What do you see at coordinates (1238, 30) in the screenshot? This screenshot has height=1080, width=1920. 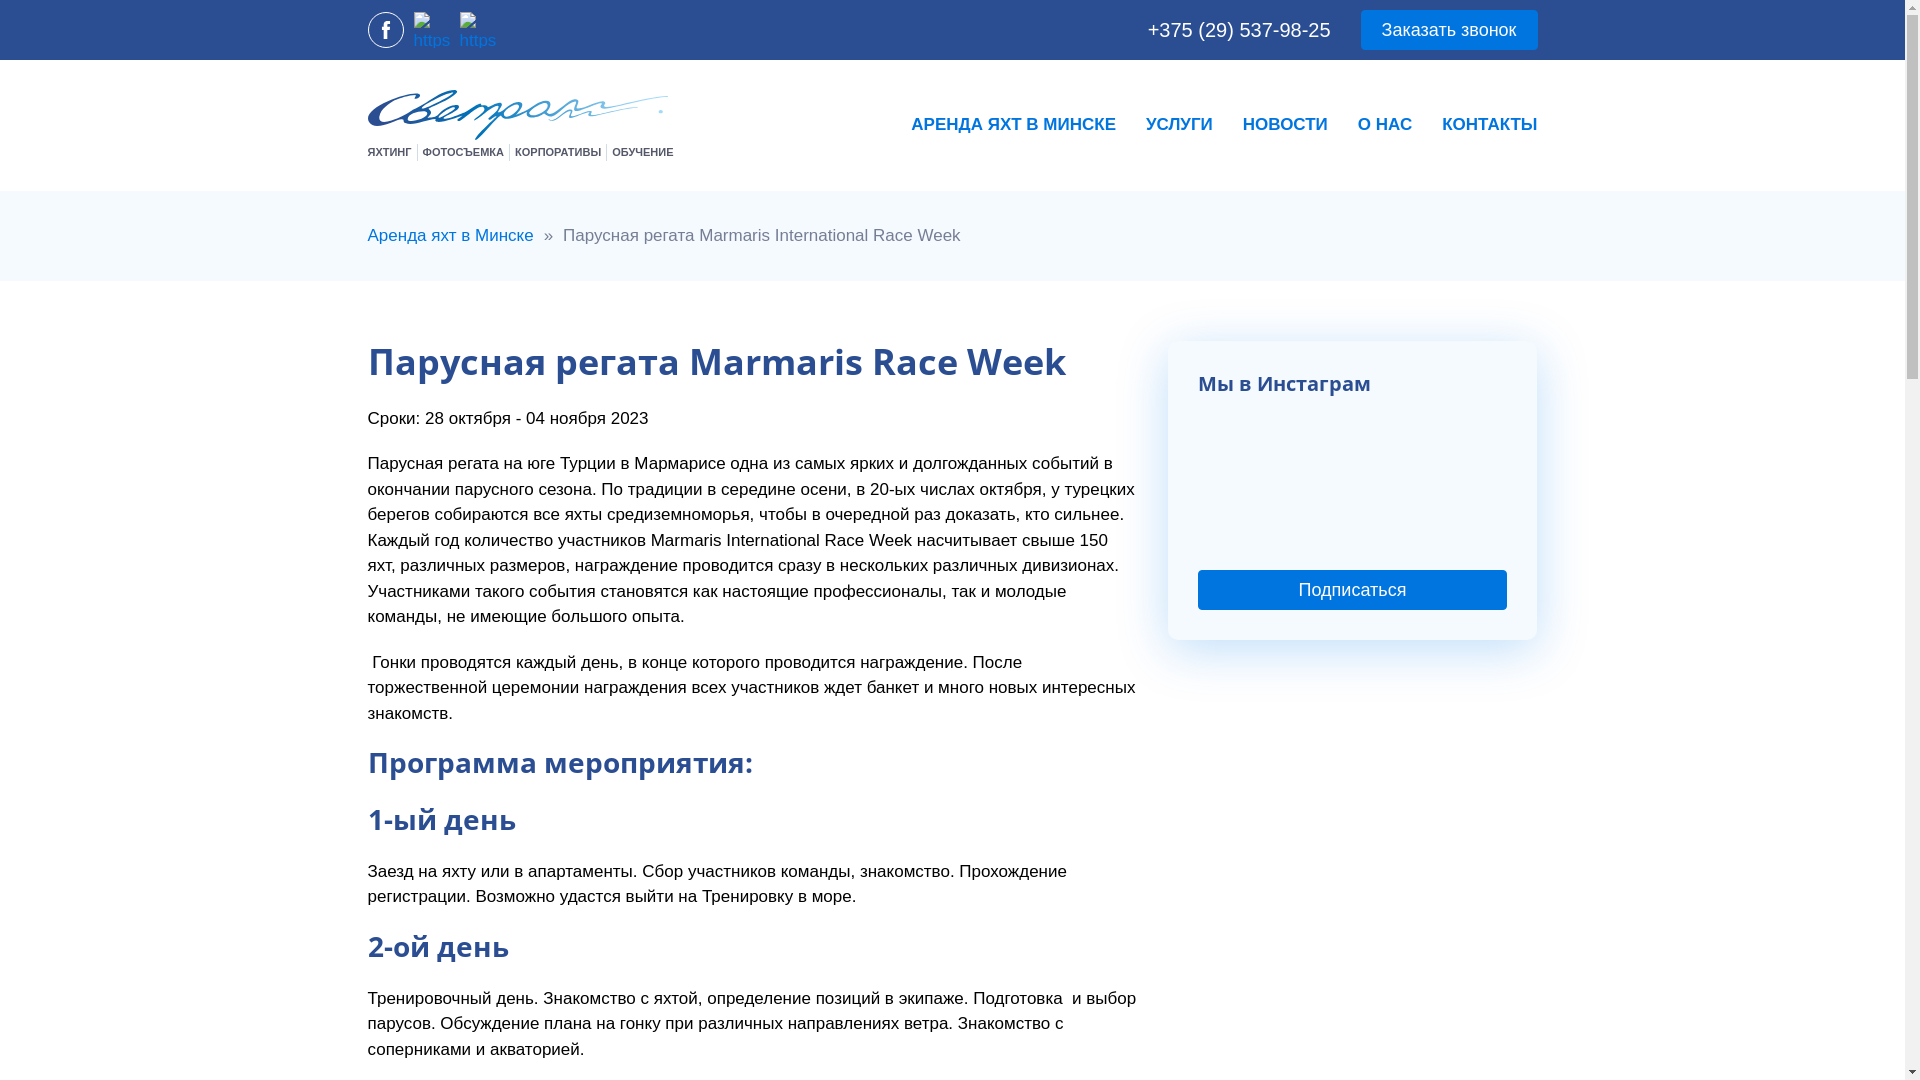 I see `'+375 (29) 537-98-25'` at bounding box center [1238, 30].